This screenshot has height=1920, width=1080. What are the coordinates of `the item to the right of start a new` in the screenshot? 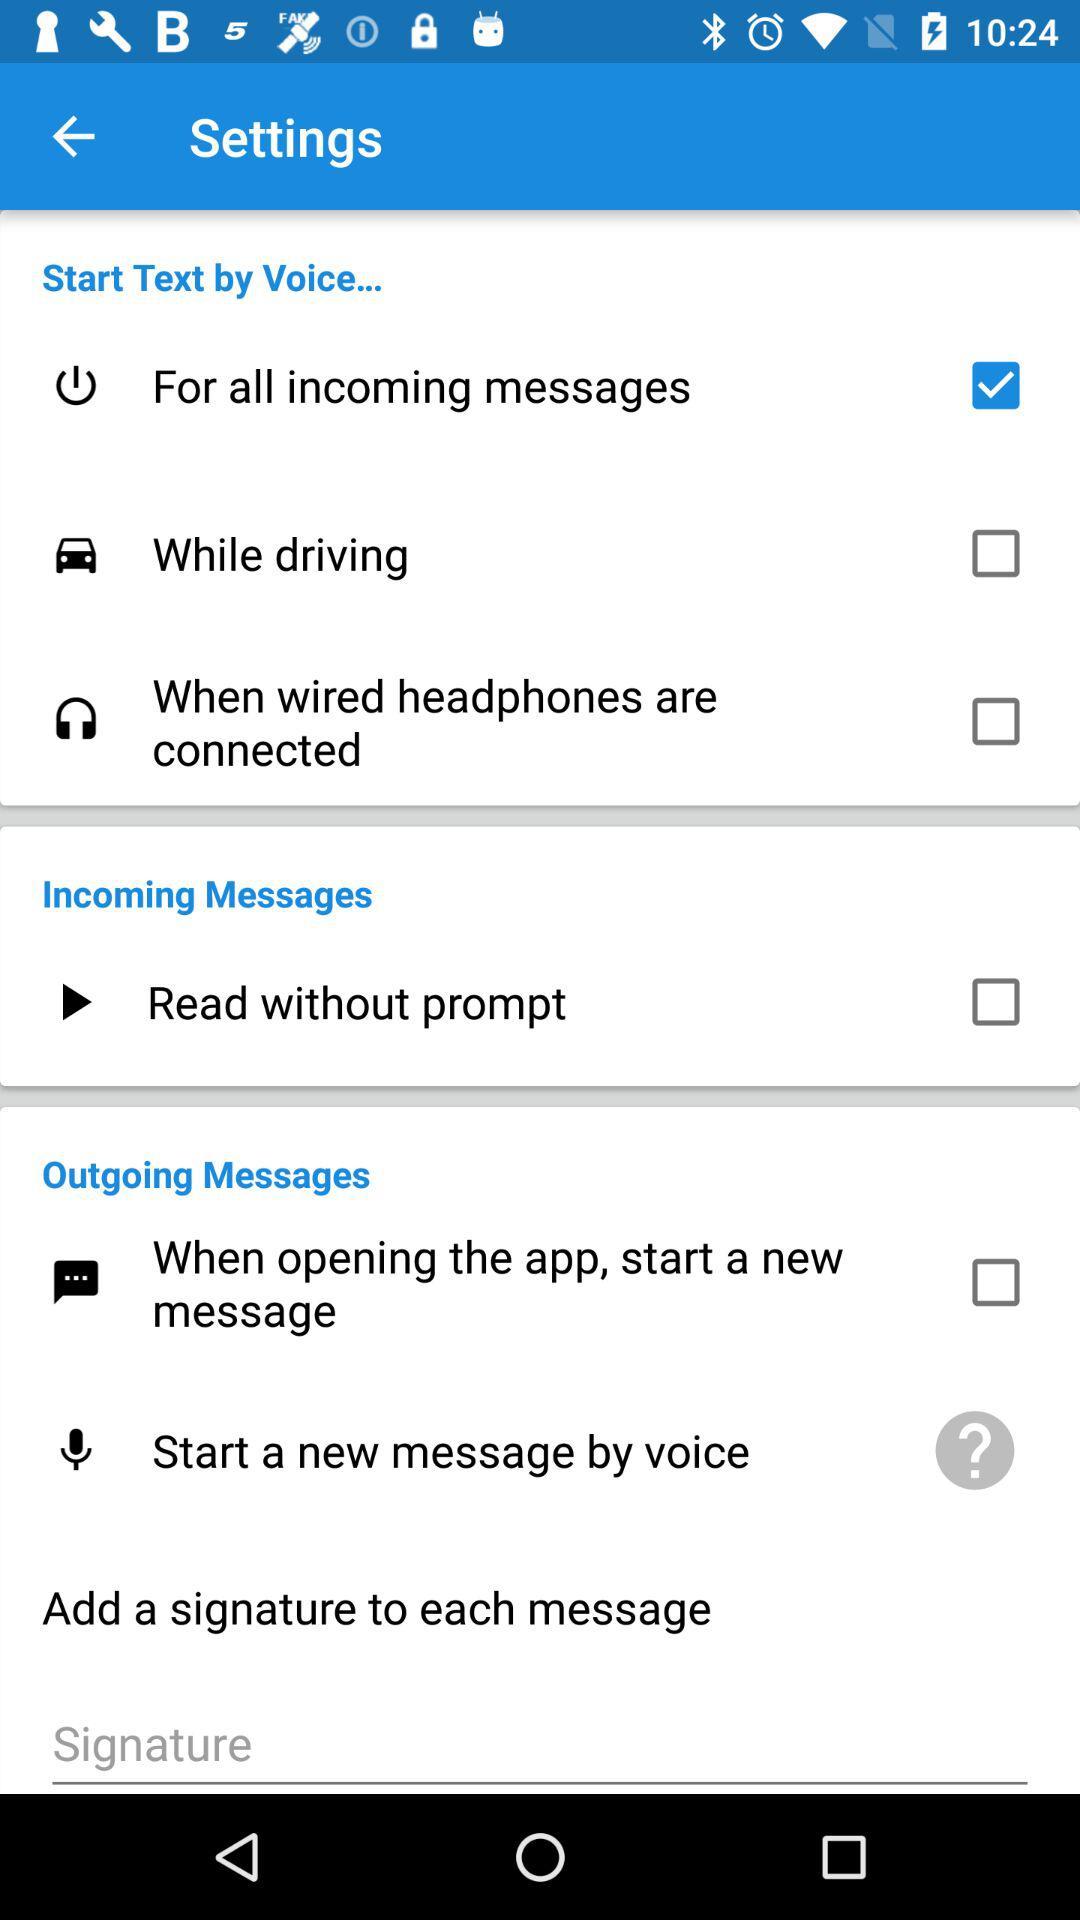 It's located at (974, 1450).